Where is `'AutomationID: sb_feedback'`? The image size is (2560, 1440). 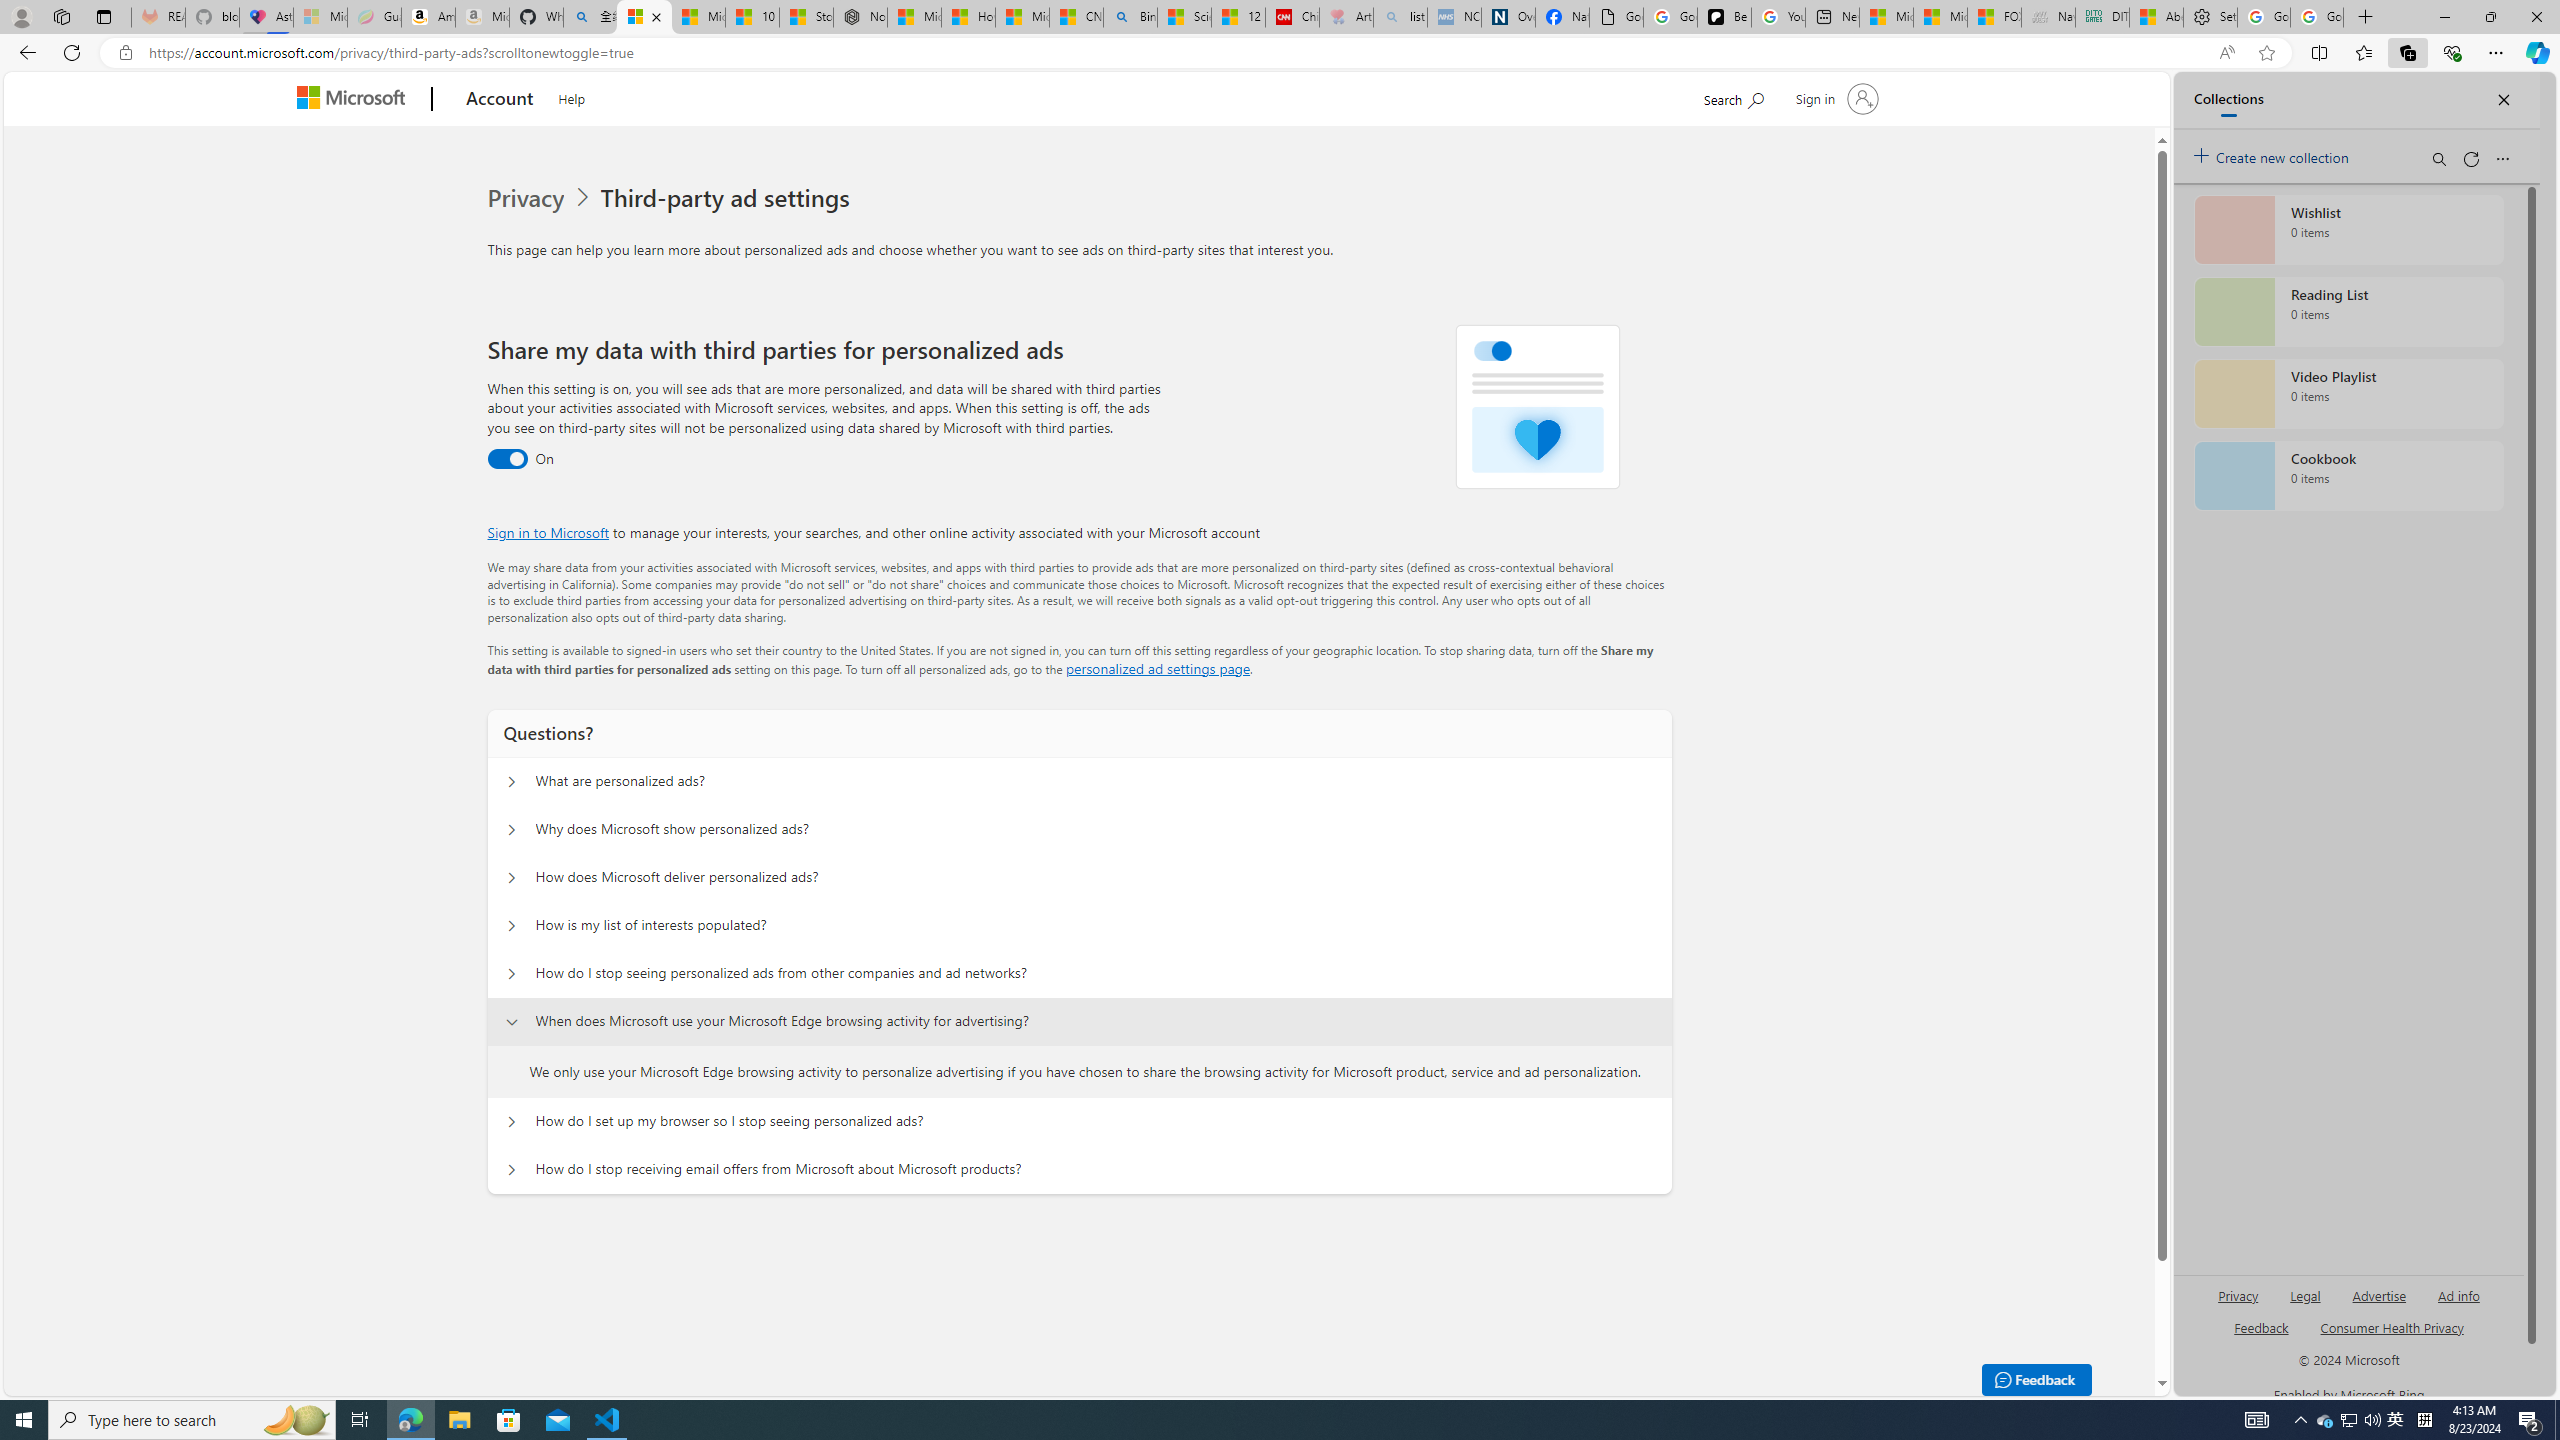
'AutomationID: sb_feedback' is located at coordinates (2261, 1325).